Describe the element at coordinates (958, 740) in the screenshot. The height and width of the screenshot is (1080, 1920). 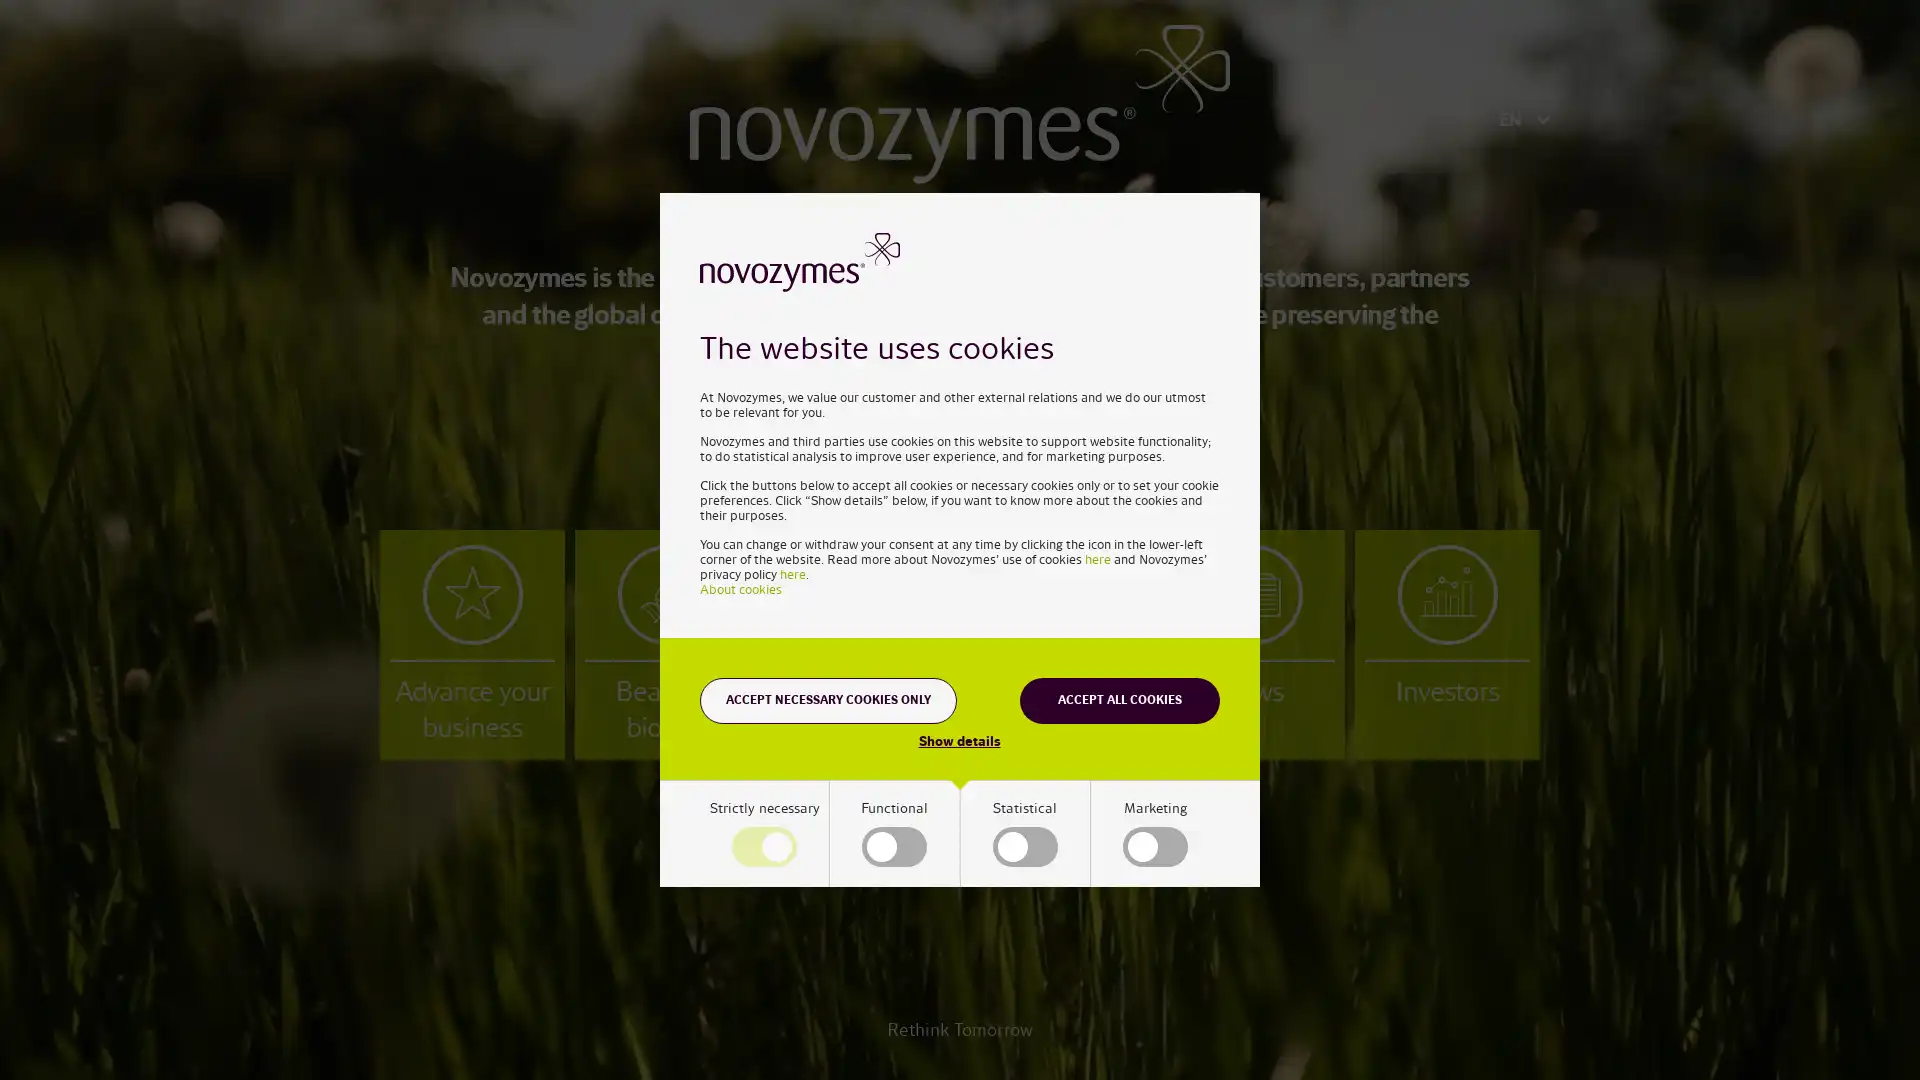
I see `Show details` at that location.